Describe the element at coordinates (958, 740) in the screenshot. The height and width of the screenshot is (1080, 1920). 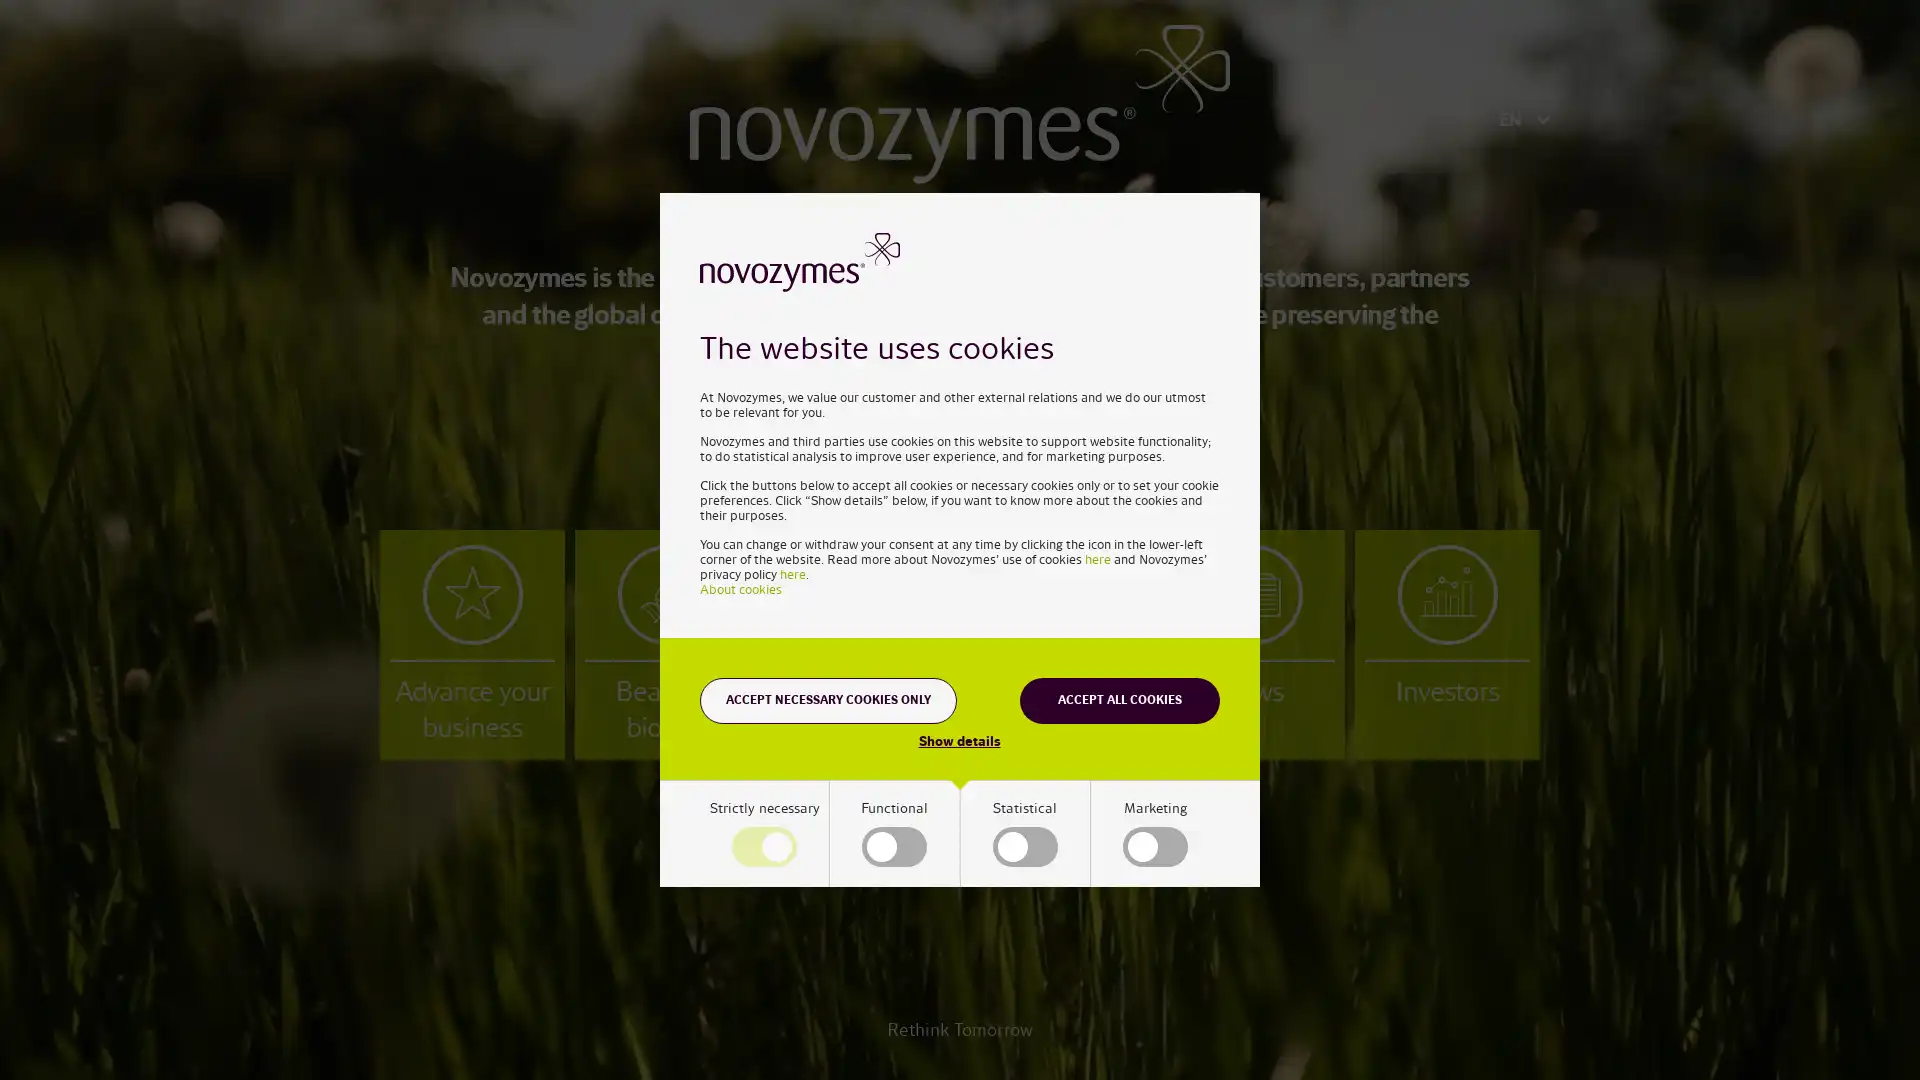
I see `Show details` at that location.